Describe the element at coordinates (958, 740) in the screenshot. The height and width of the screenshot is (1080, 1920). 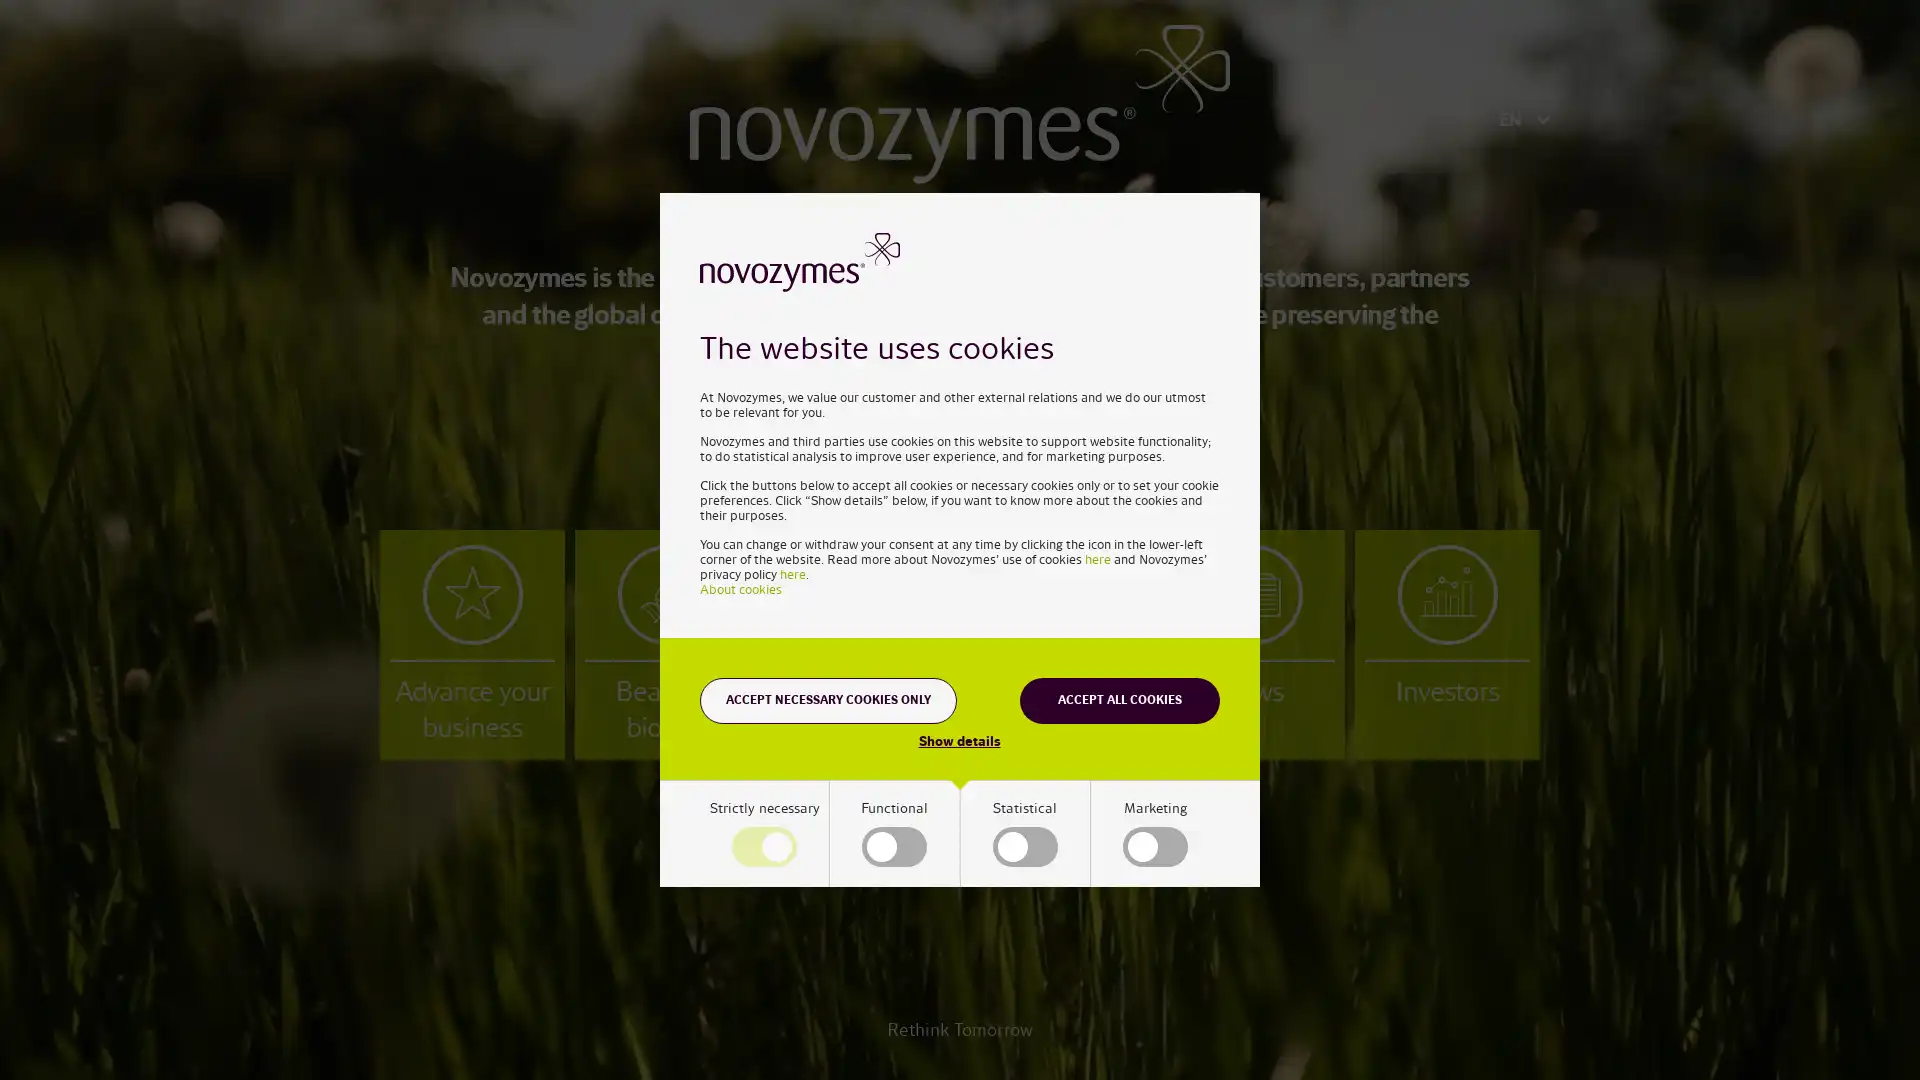
I see `Show details` at that location.